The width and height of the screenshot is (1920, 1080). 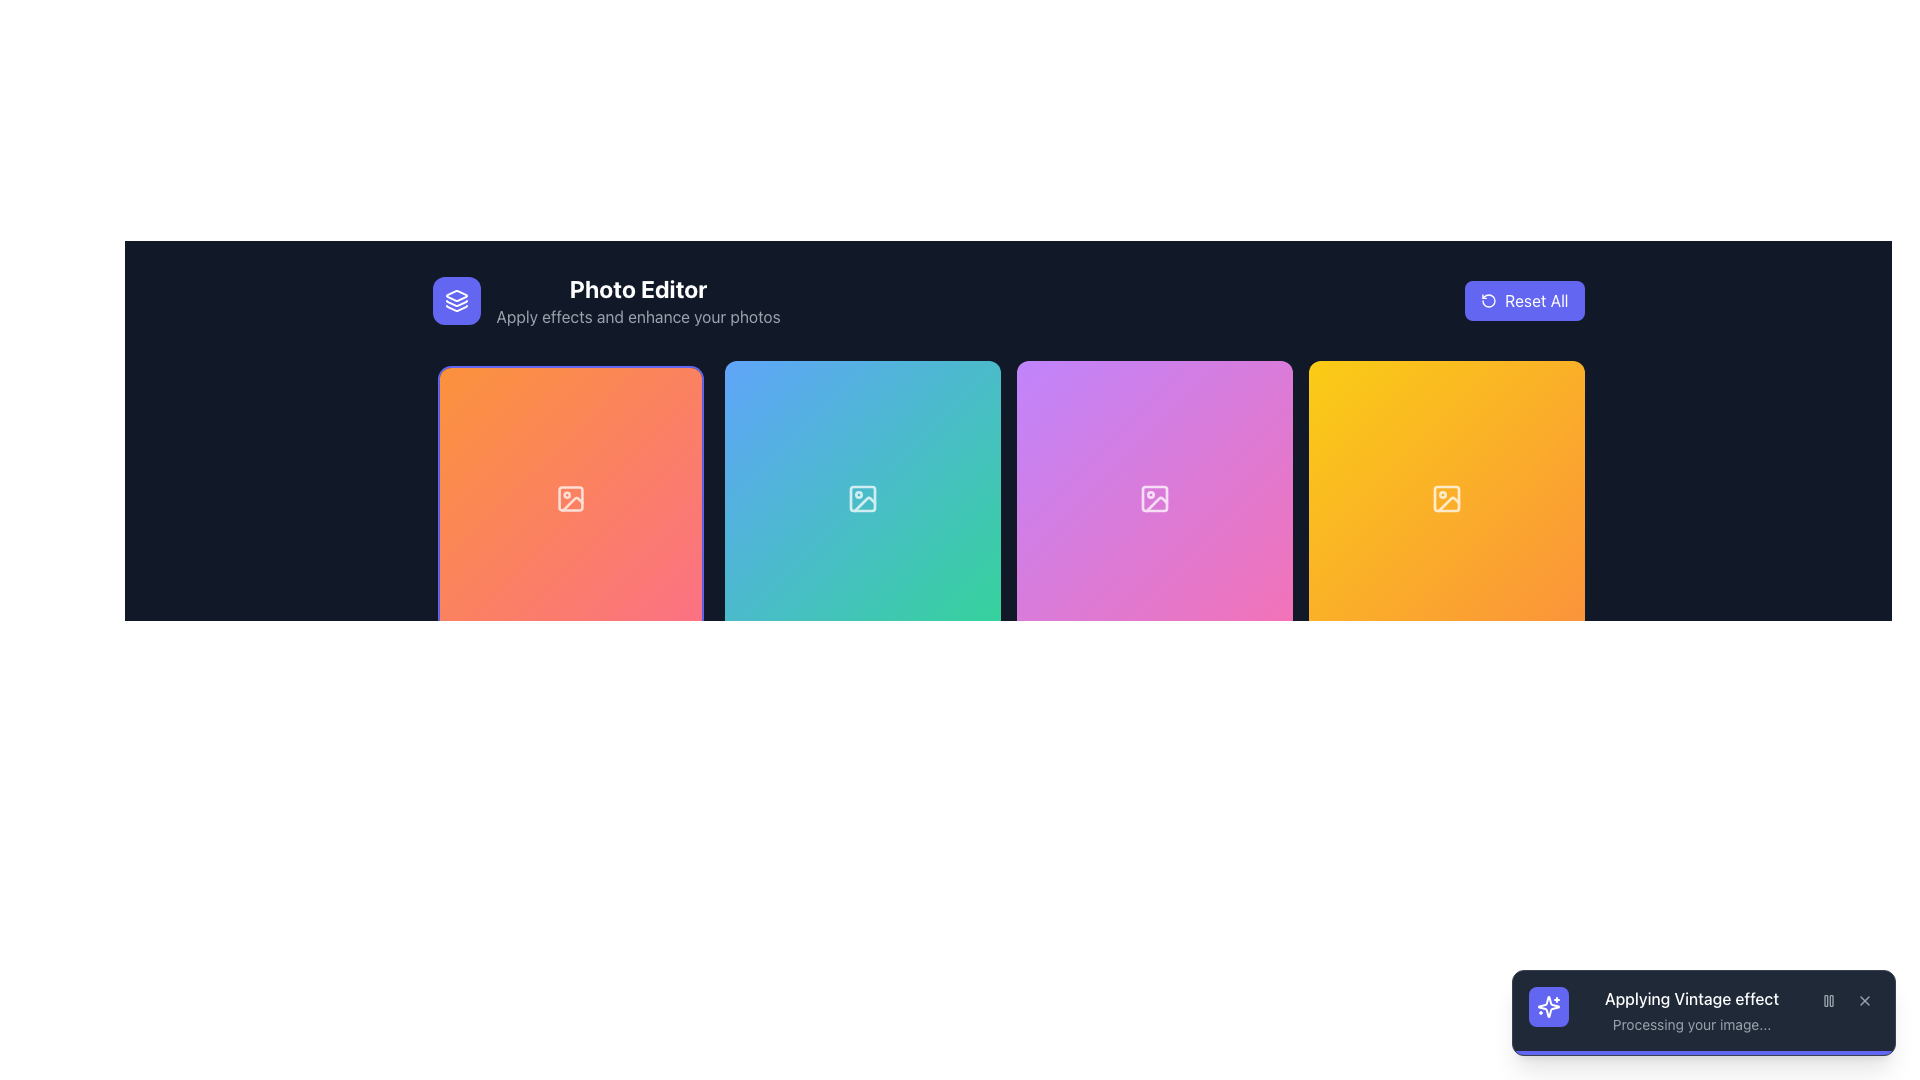 I want to click on the circular arrow icon in the top-right corner of the navigation bar, which represents a reset or refresh action, so click(x=1489, y=300).